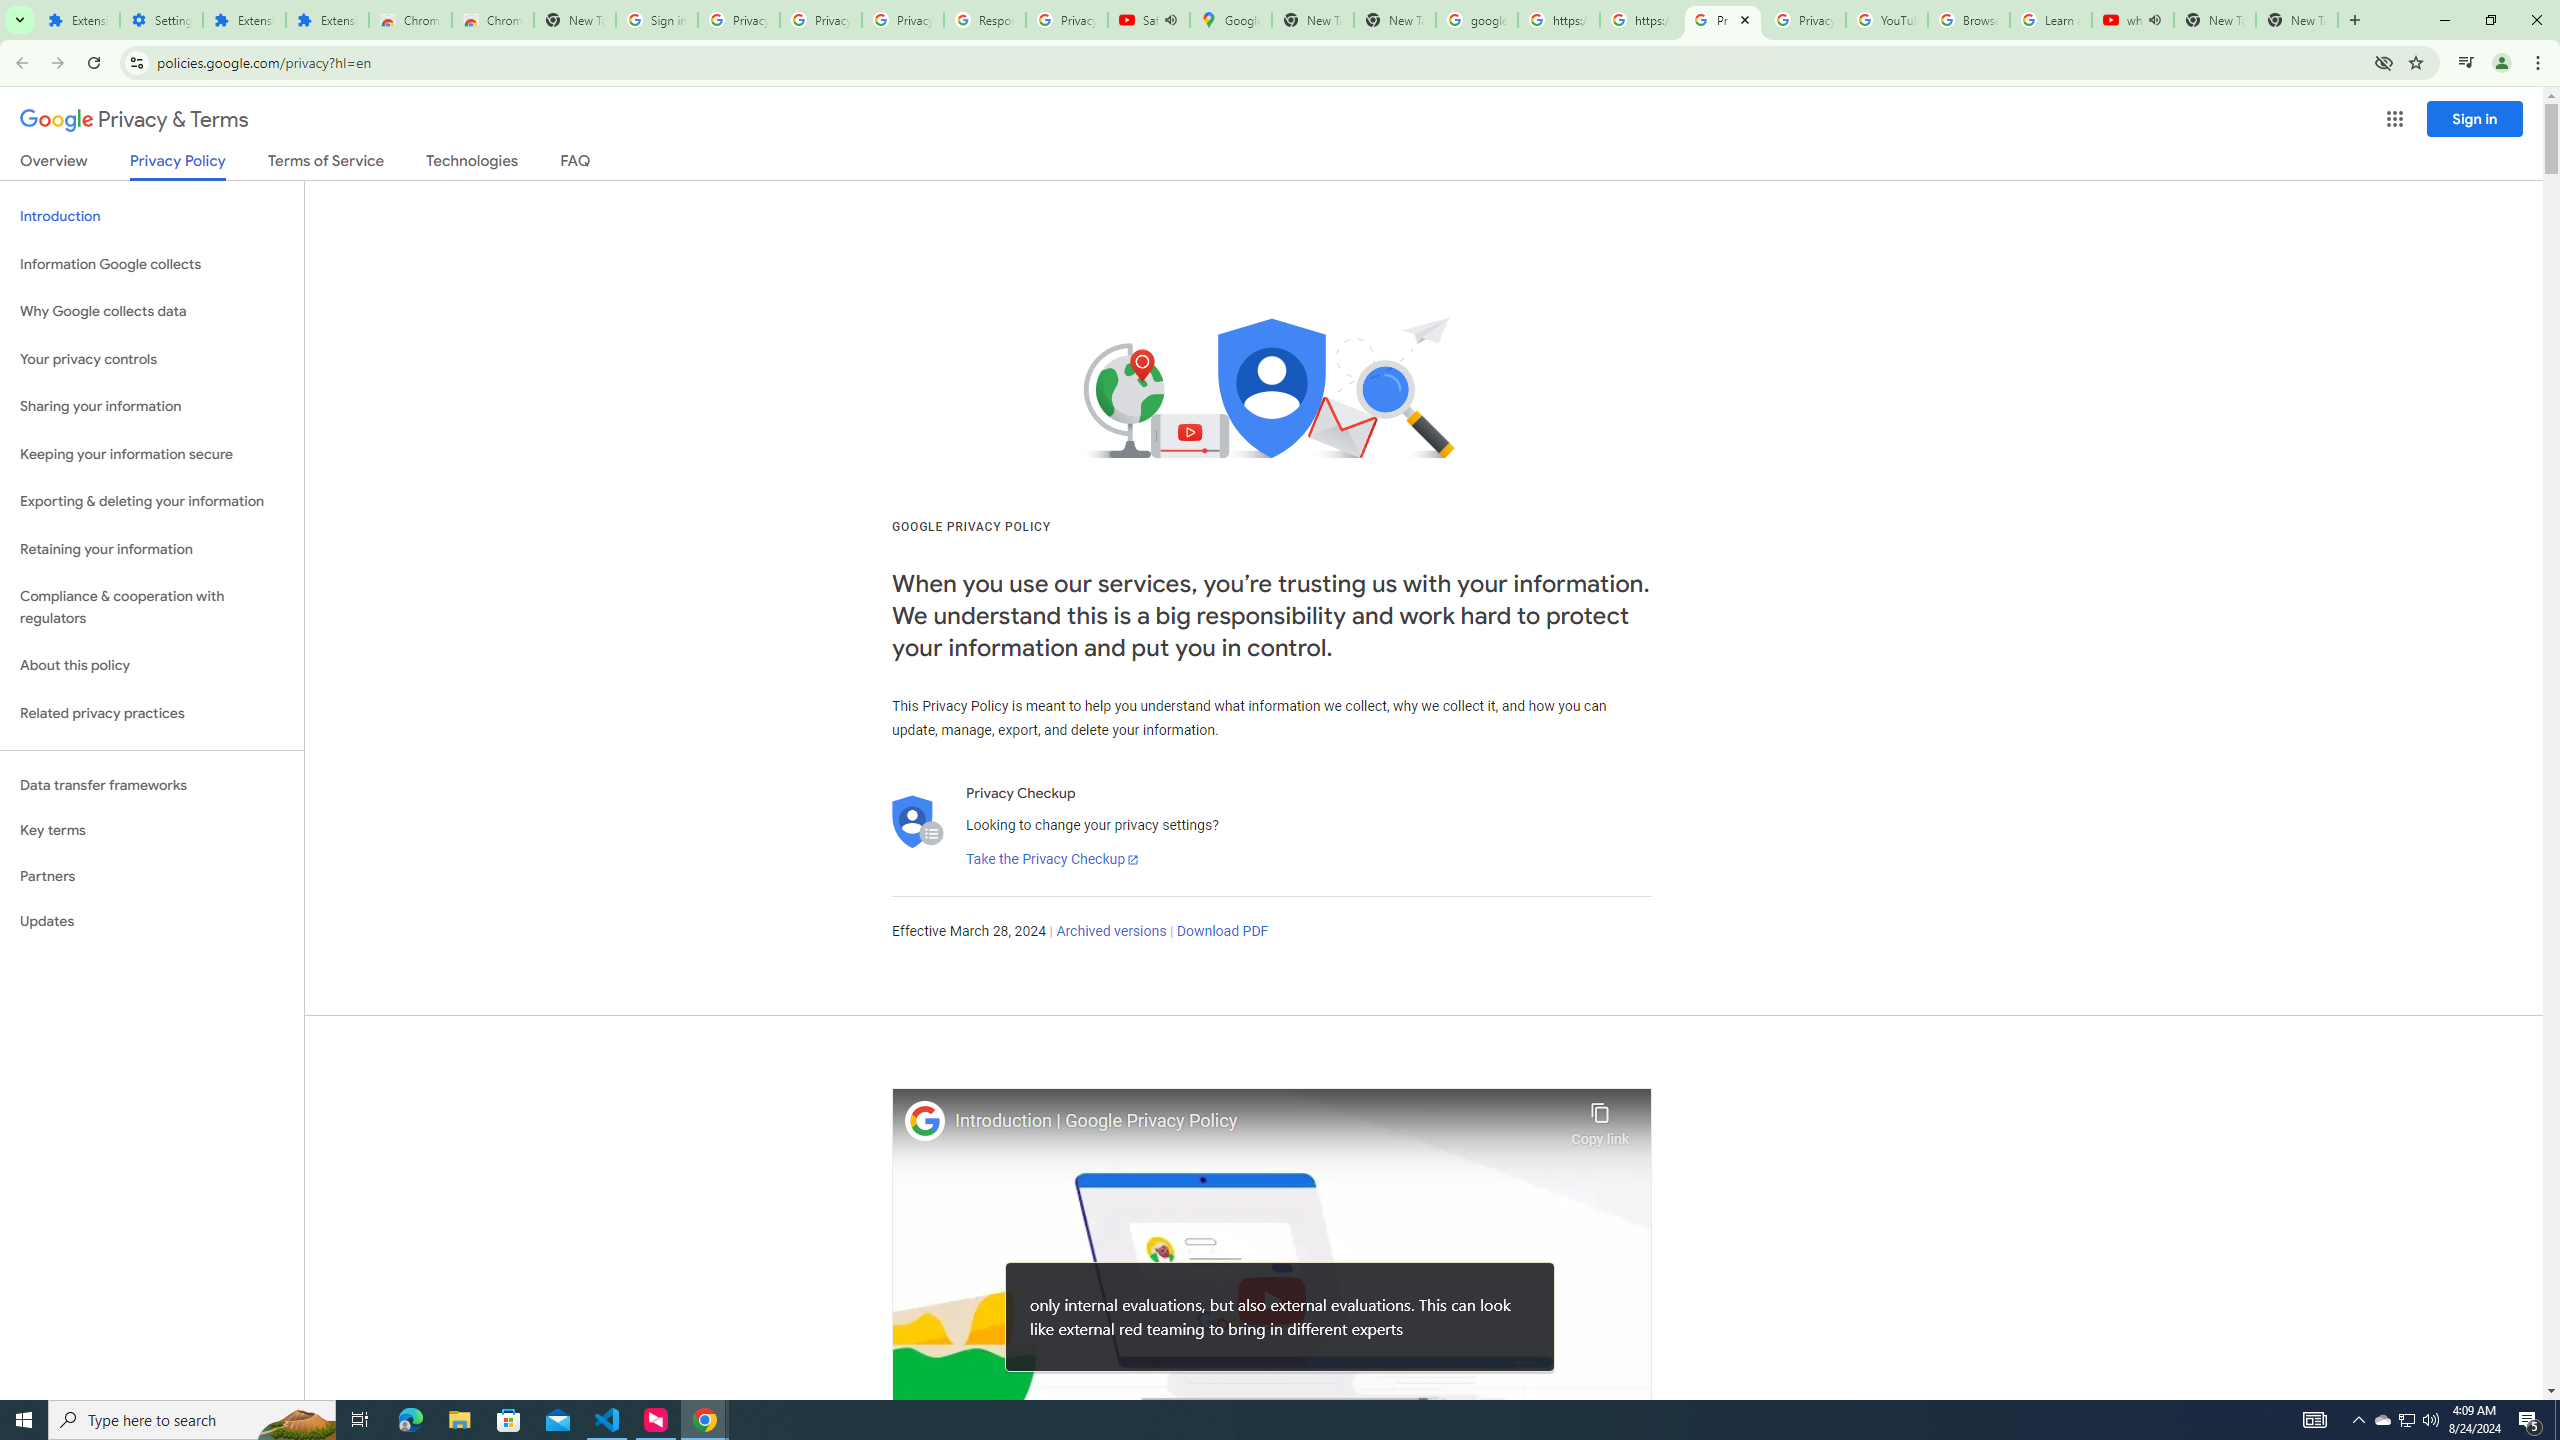 This screenshot has width=2560, height=1440. I want to click on 'Copy link', so click(1599, 1118).